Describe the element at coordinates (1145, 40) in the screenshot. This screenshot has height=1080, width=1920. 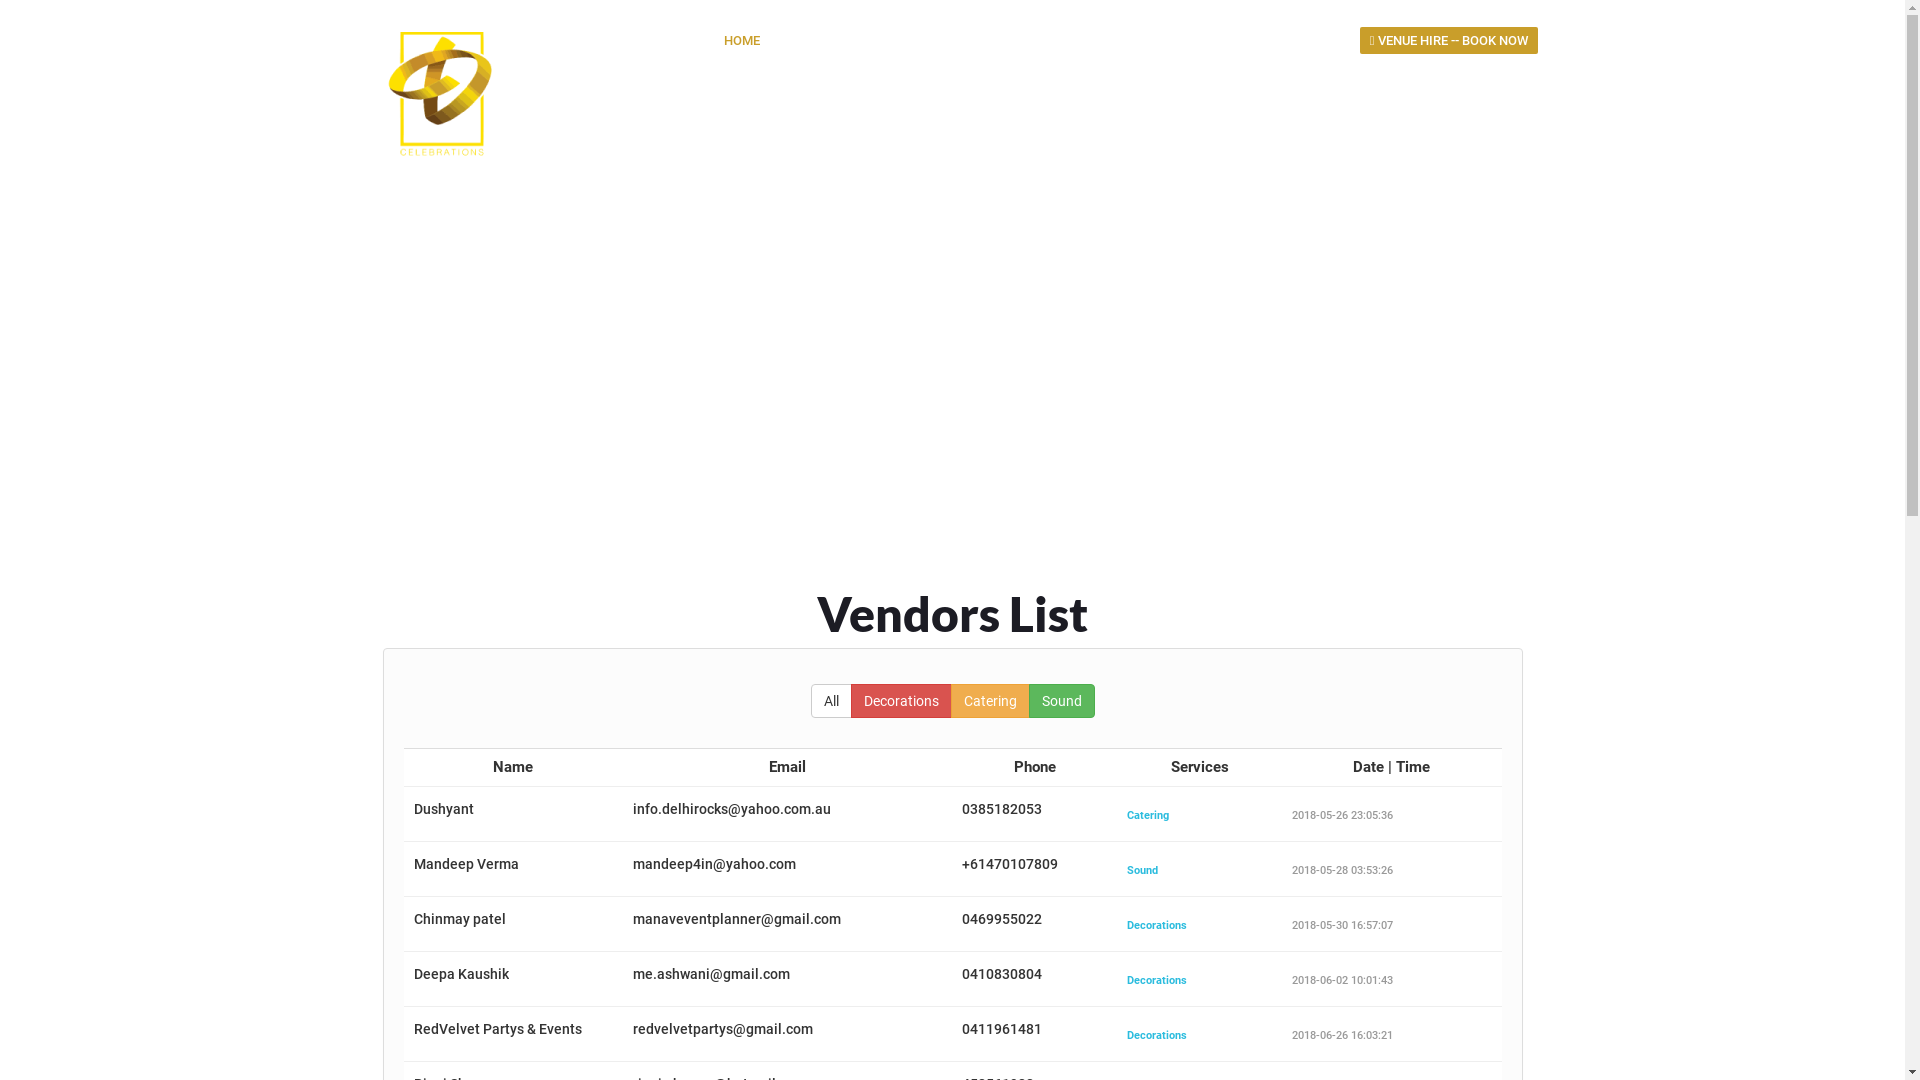
I see `'VENDORS'` at that location.